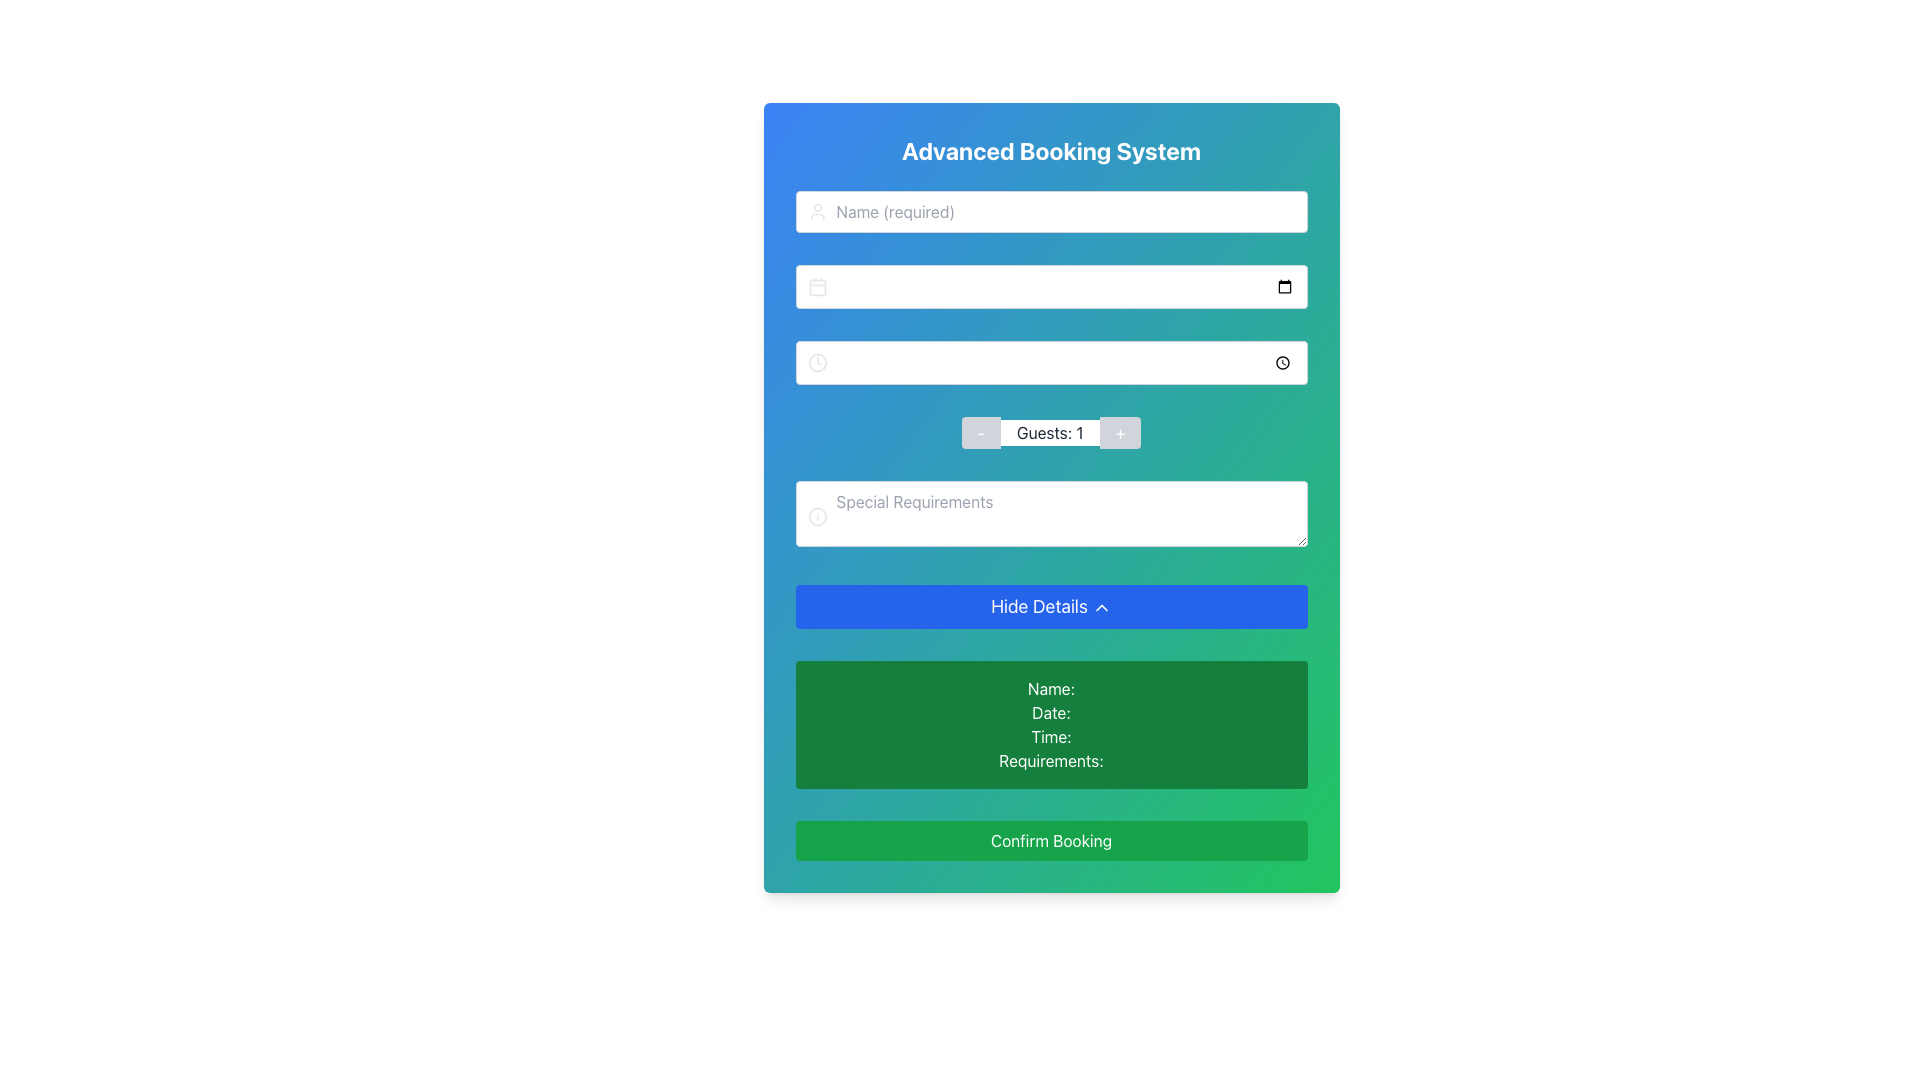 This screenshot has width=1920, height=1080. What do you see at coordinates (1050, 605) in the screenshot?
I see `the toggle visibility button located in the bottom section of the interface, centered horizontally, to observe any hover effect` at bounding box center [1050, 605].